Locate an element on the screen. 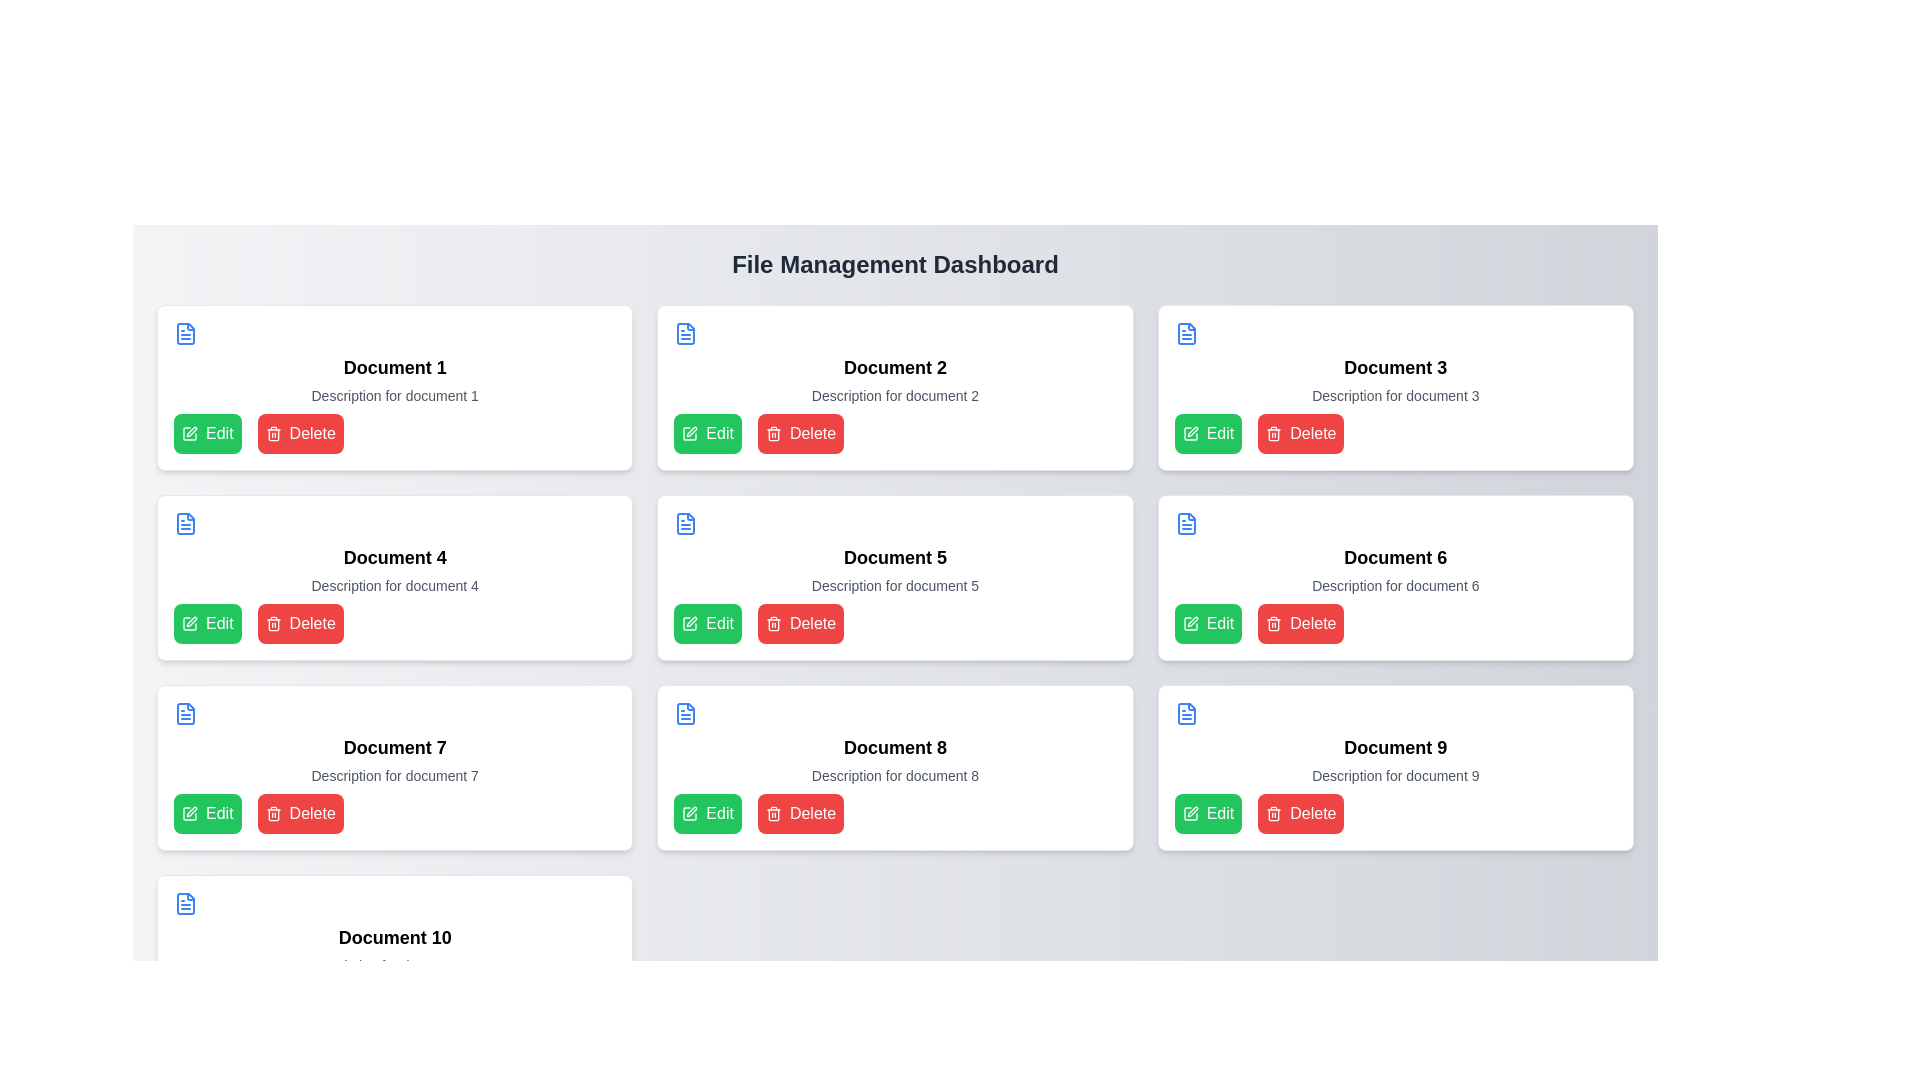 The width and height of the screenshot is (1920, 1080). the title text element located at the top of the last content card in the grid layout, which indicates the document's identity is located at coordinates (395, 937).